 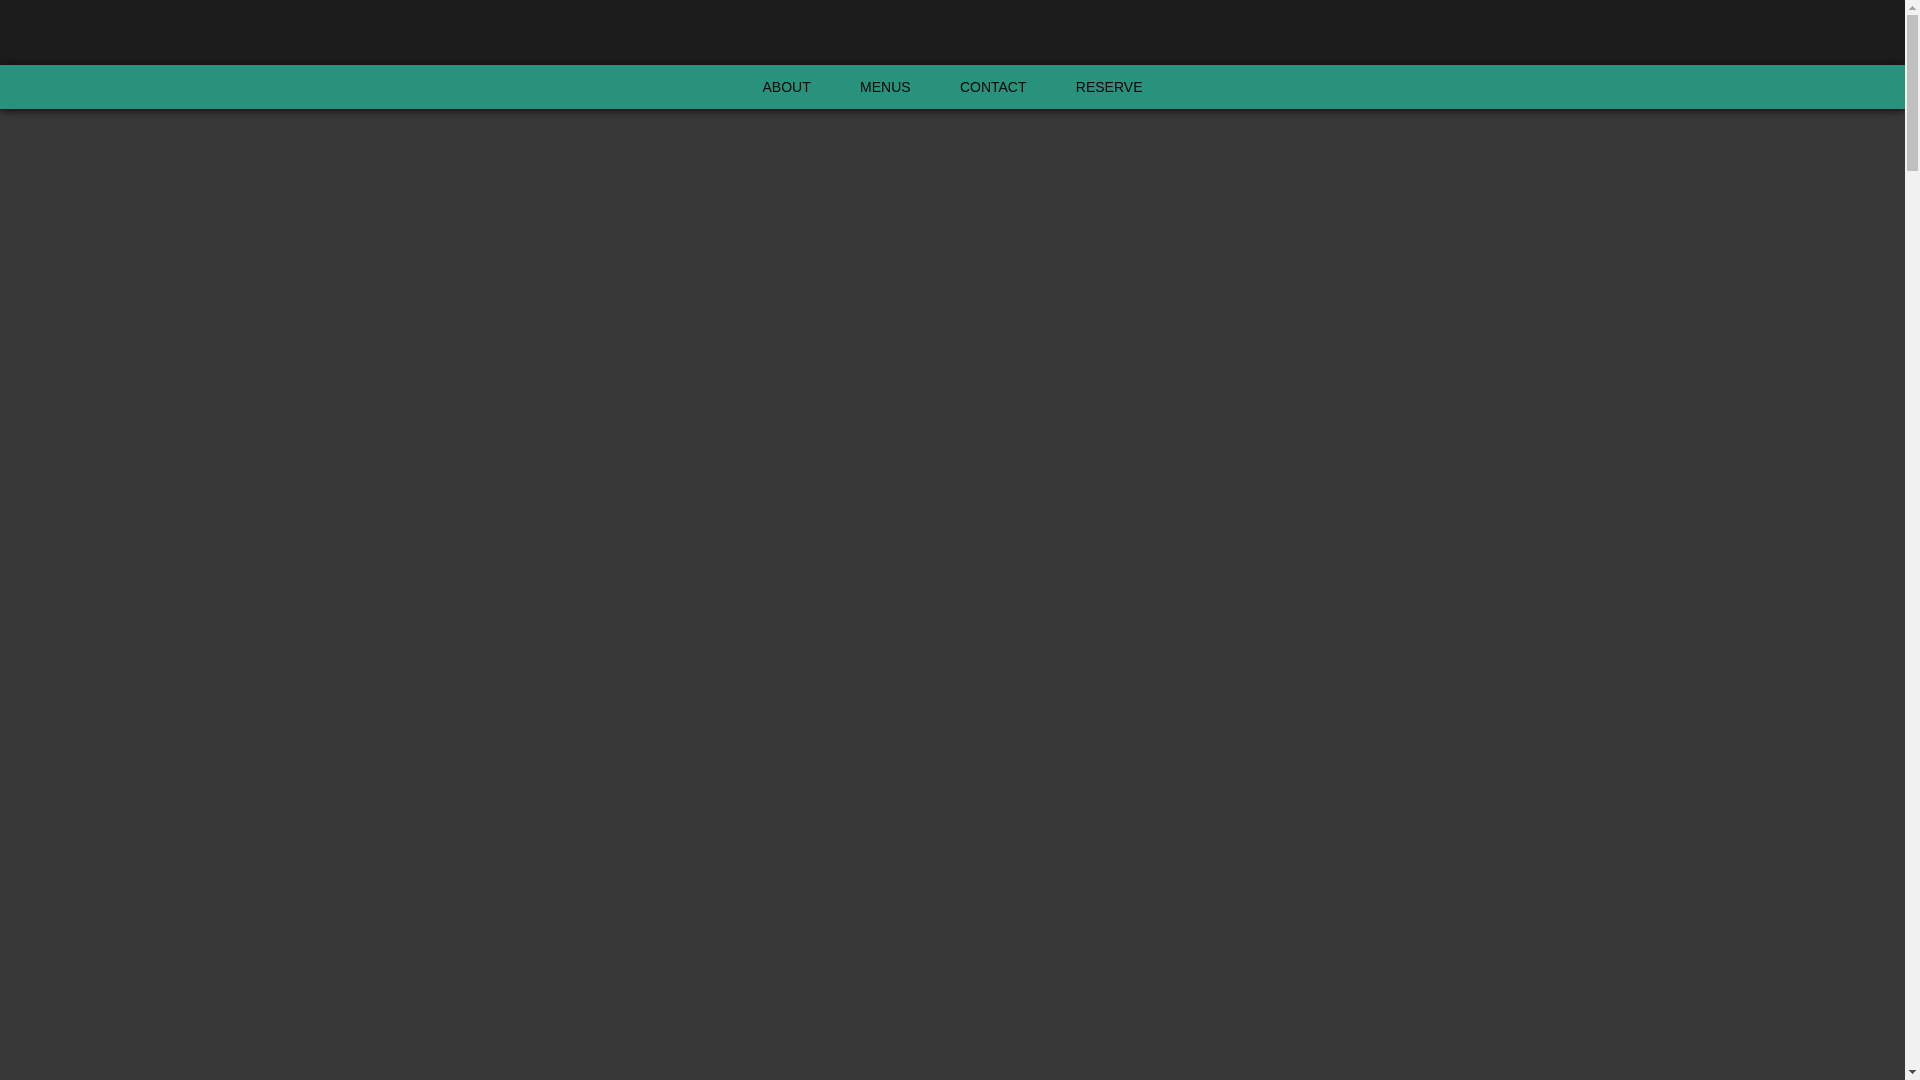 I want to click on 'CONTACT', so click(x=993, y=86).